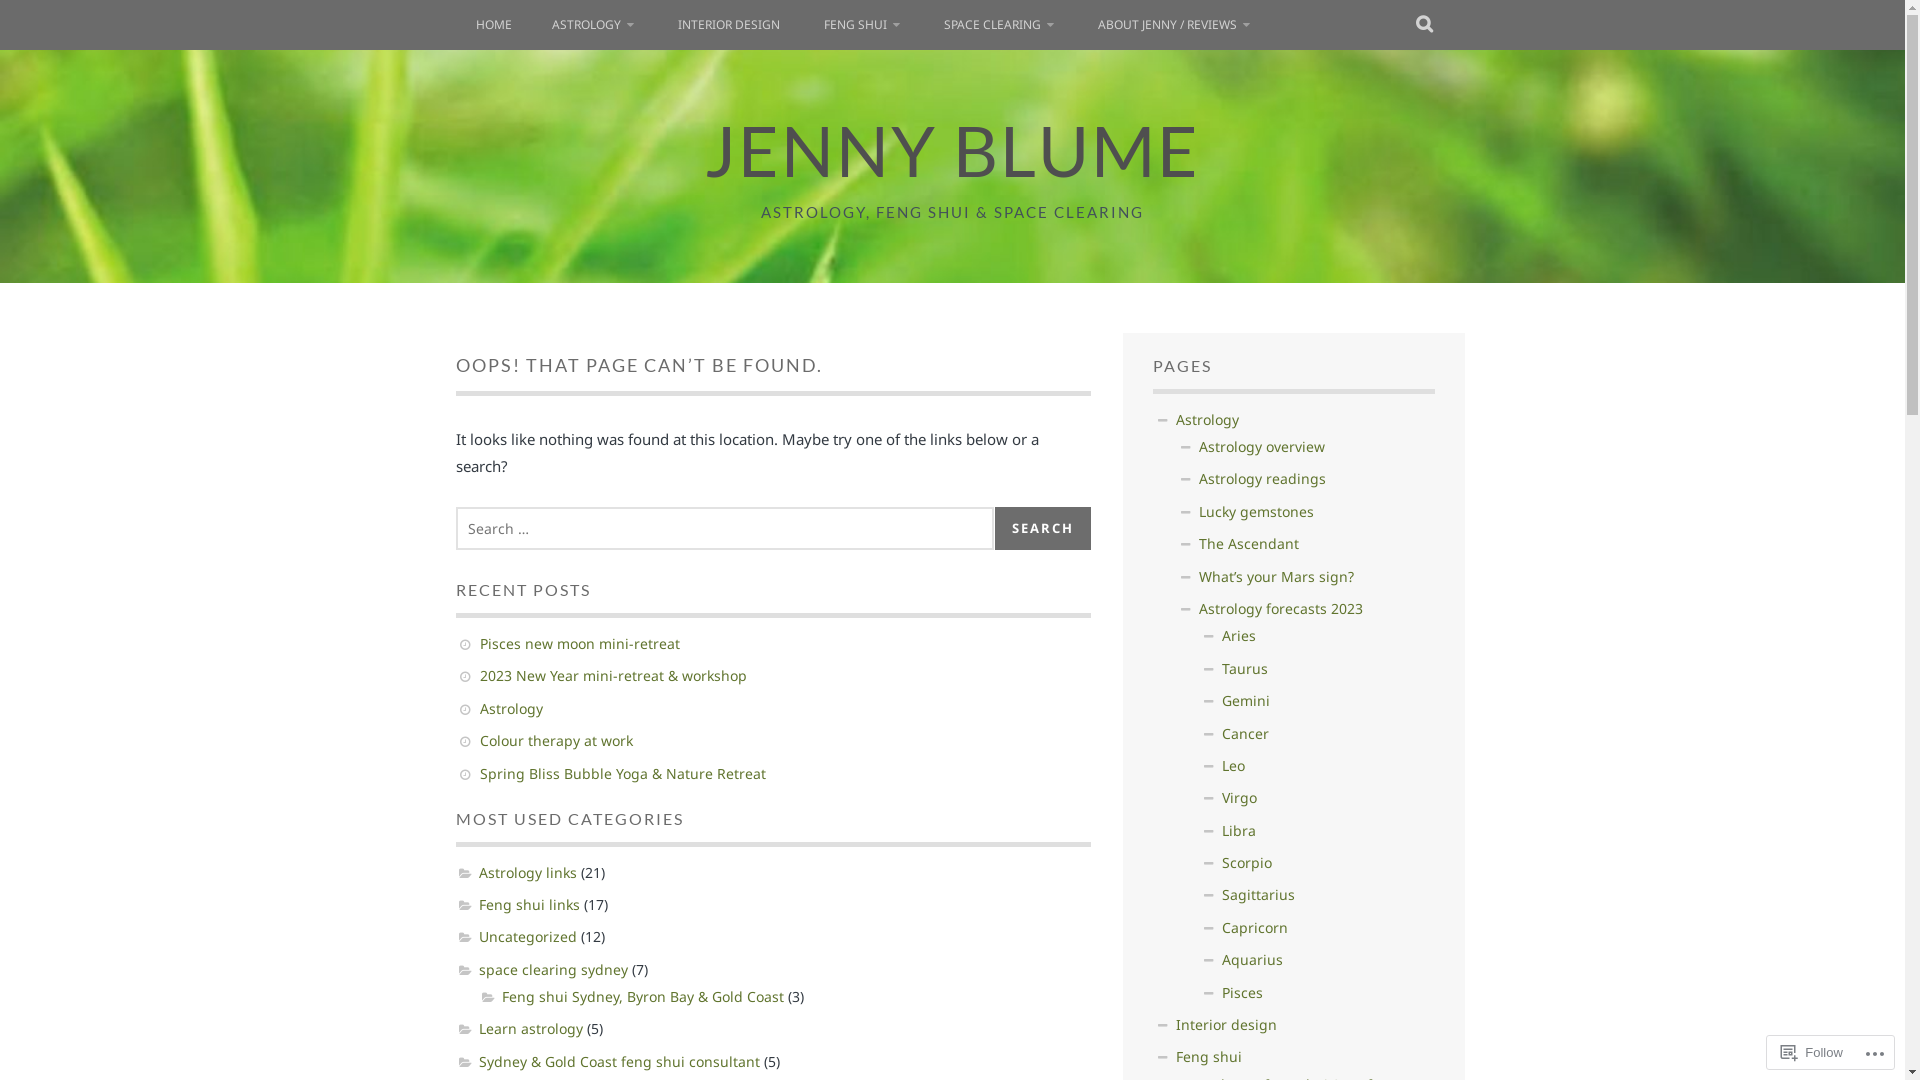 This screenshot has height=1080, width=1920. I want to click on 'Astrology', so click(1206, 418).